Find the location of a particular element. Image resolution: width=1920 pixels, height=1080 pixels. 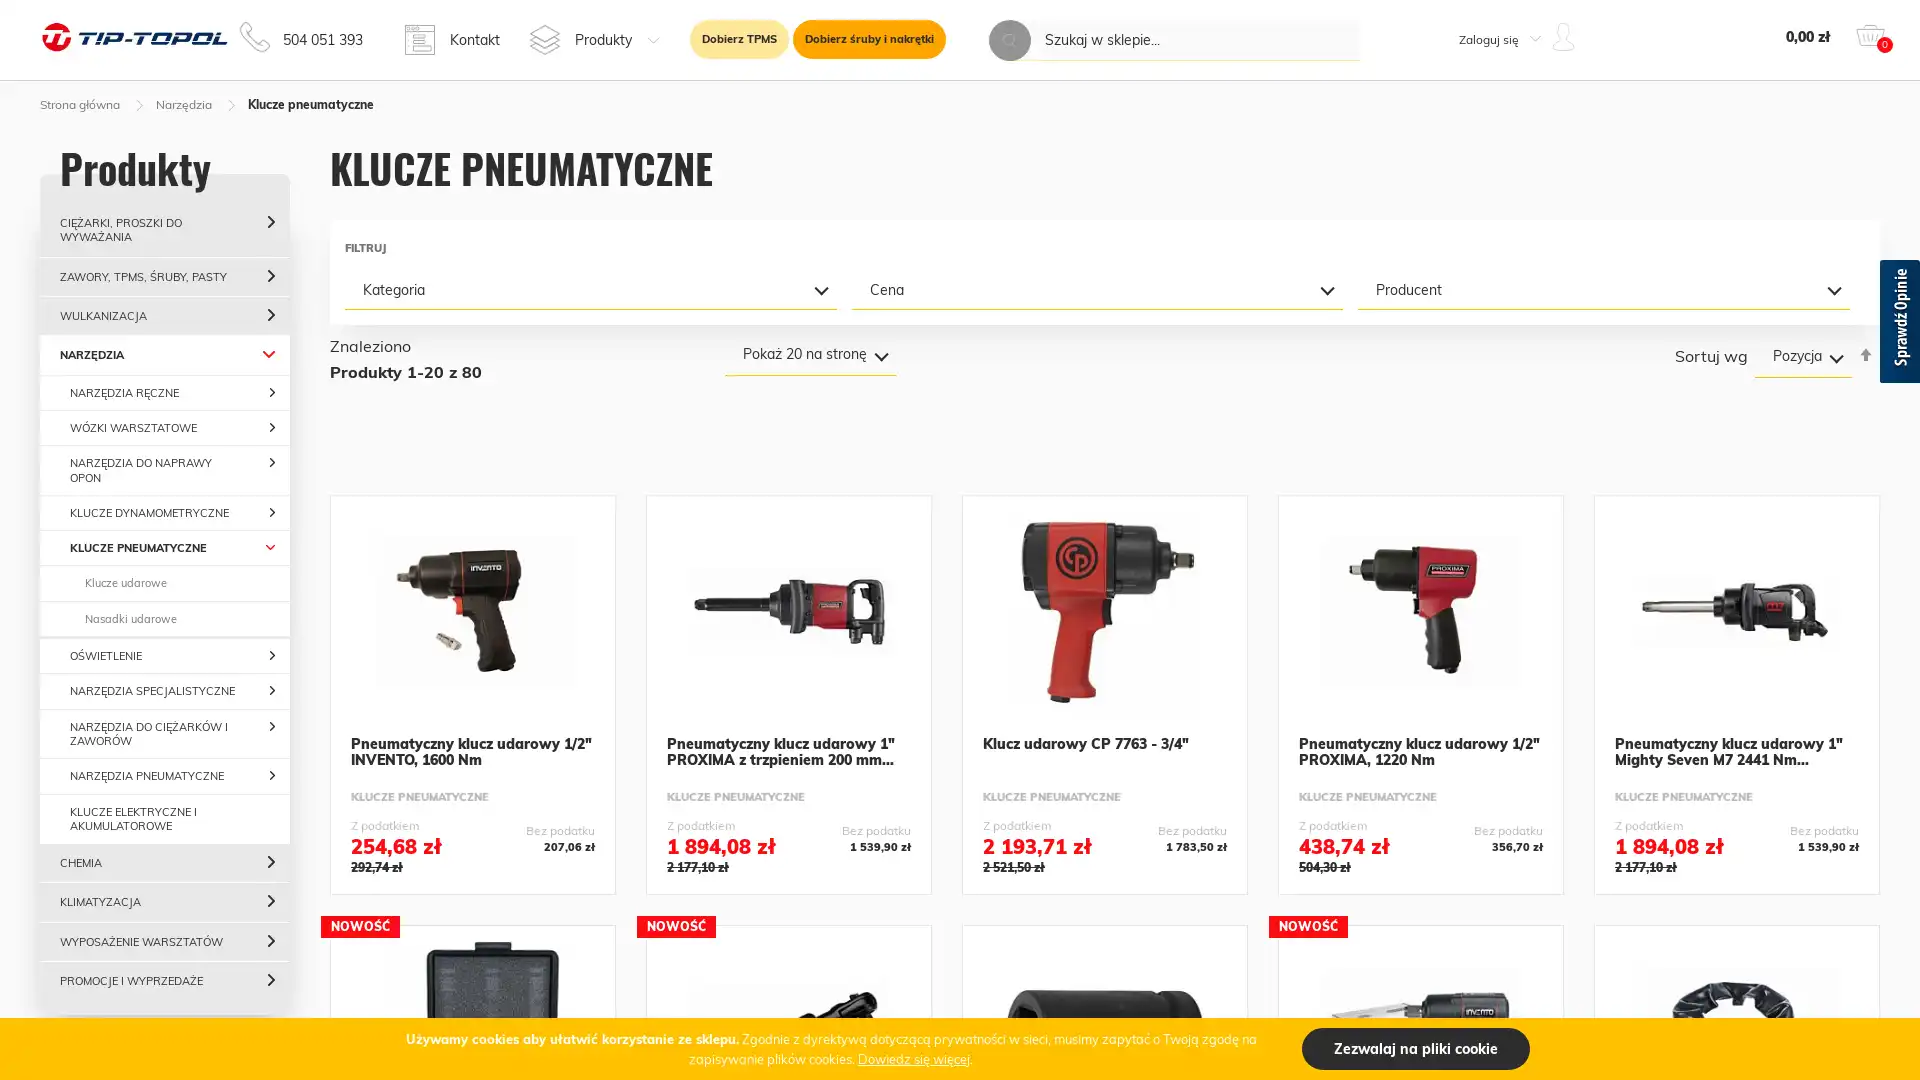

Dodaj do koszyka is located at coordinates (1419, 866).